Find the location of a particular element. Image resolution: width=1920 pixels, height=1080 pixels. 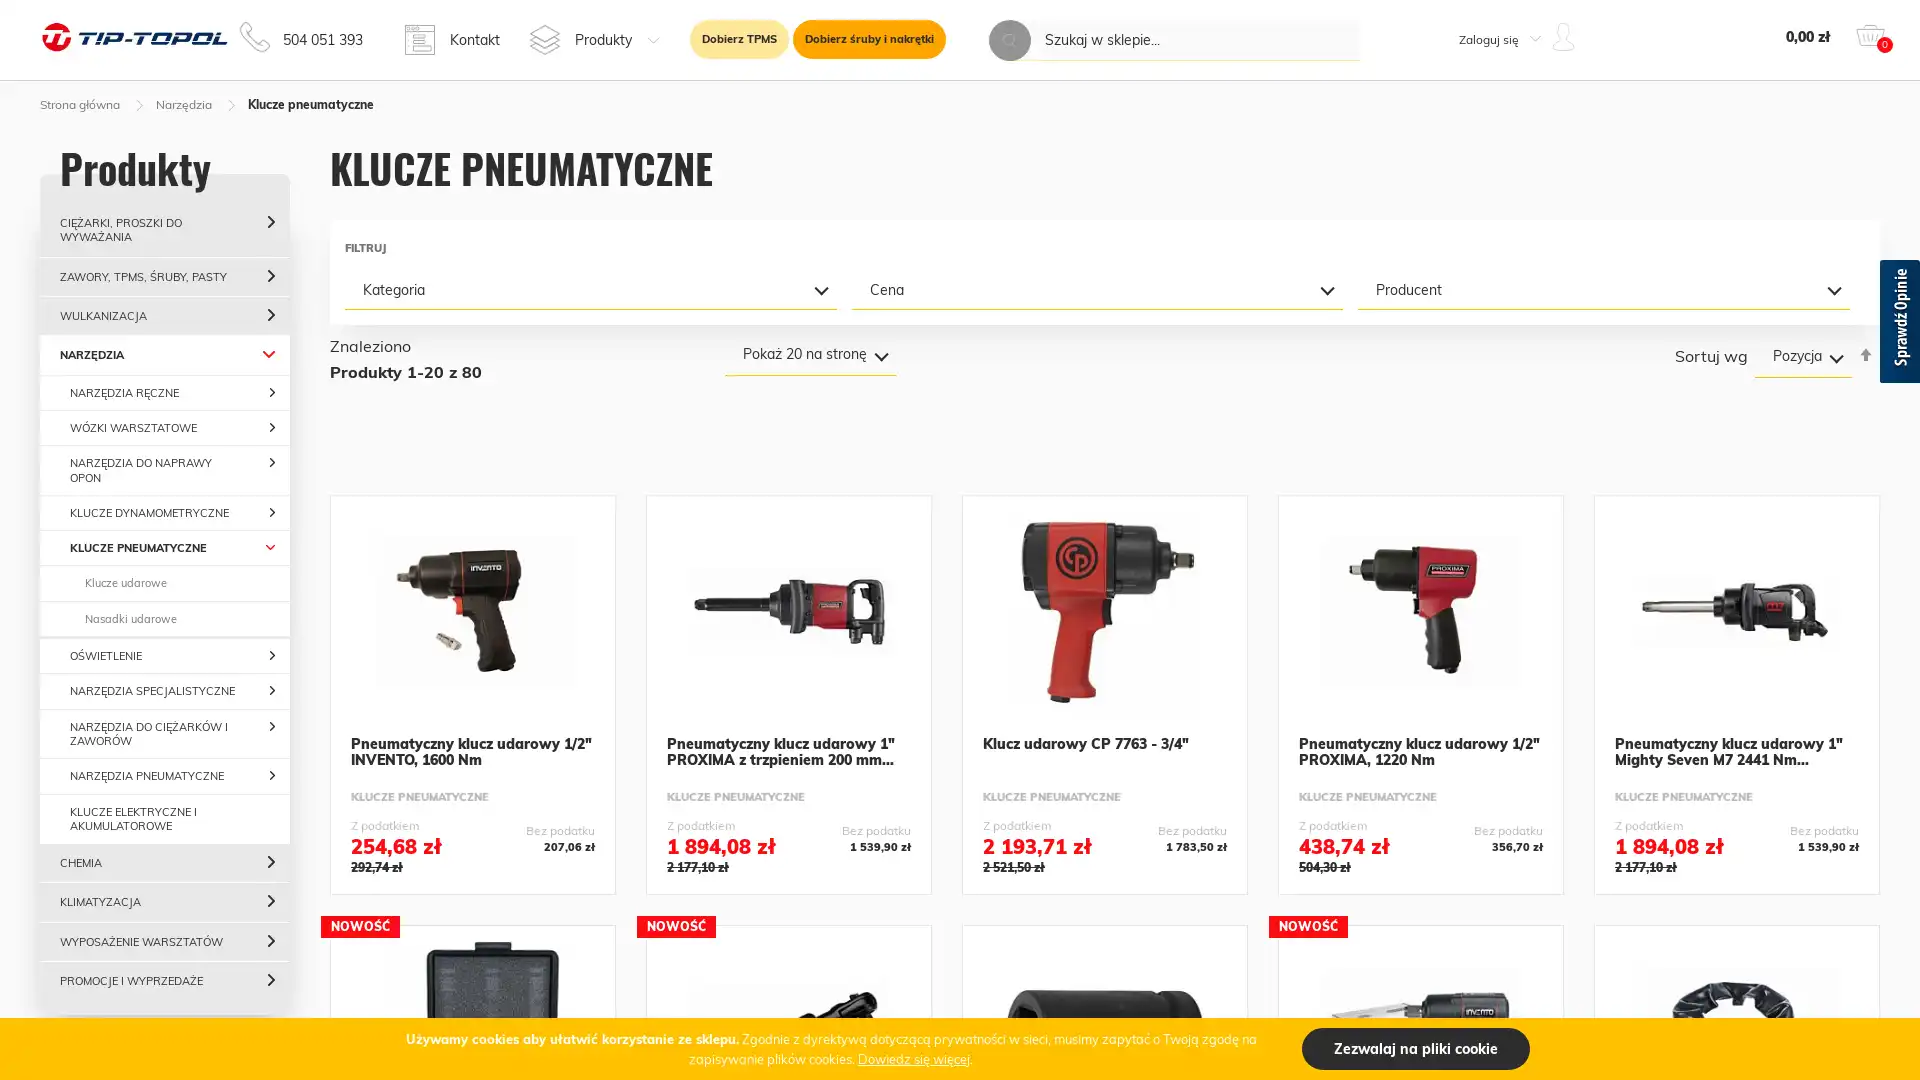

Dodaj do koszyka is located at coordinates (1419, 866).